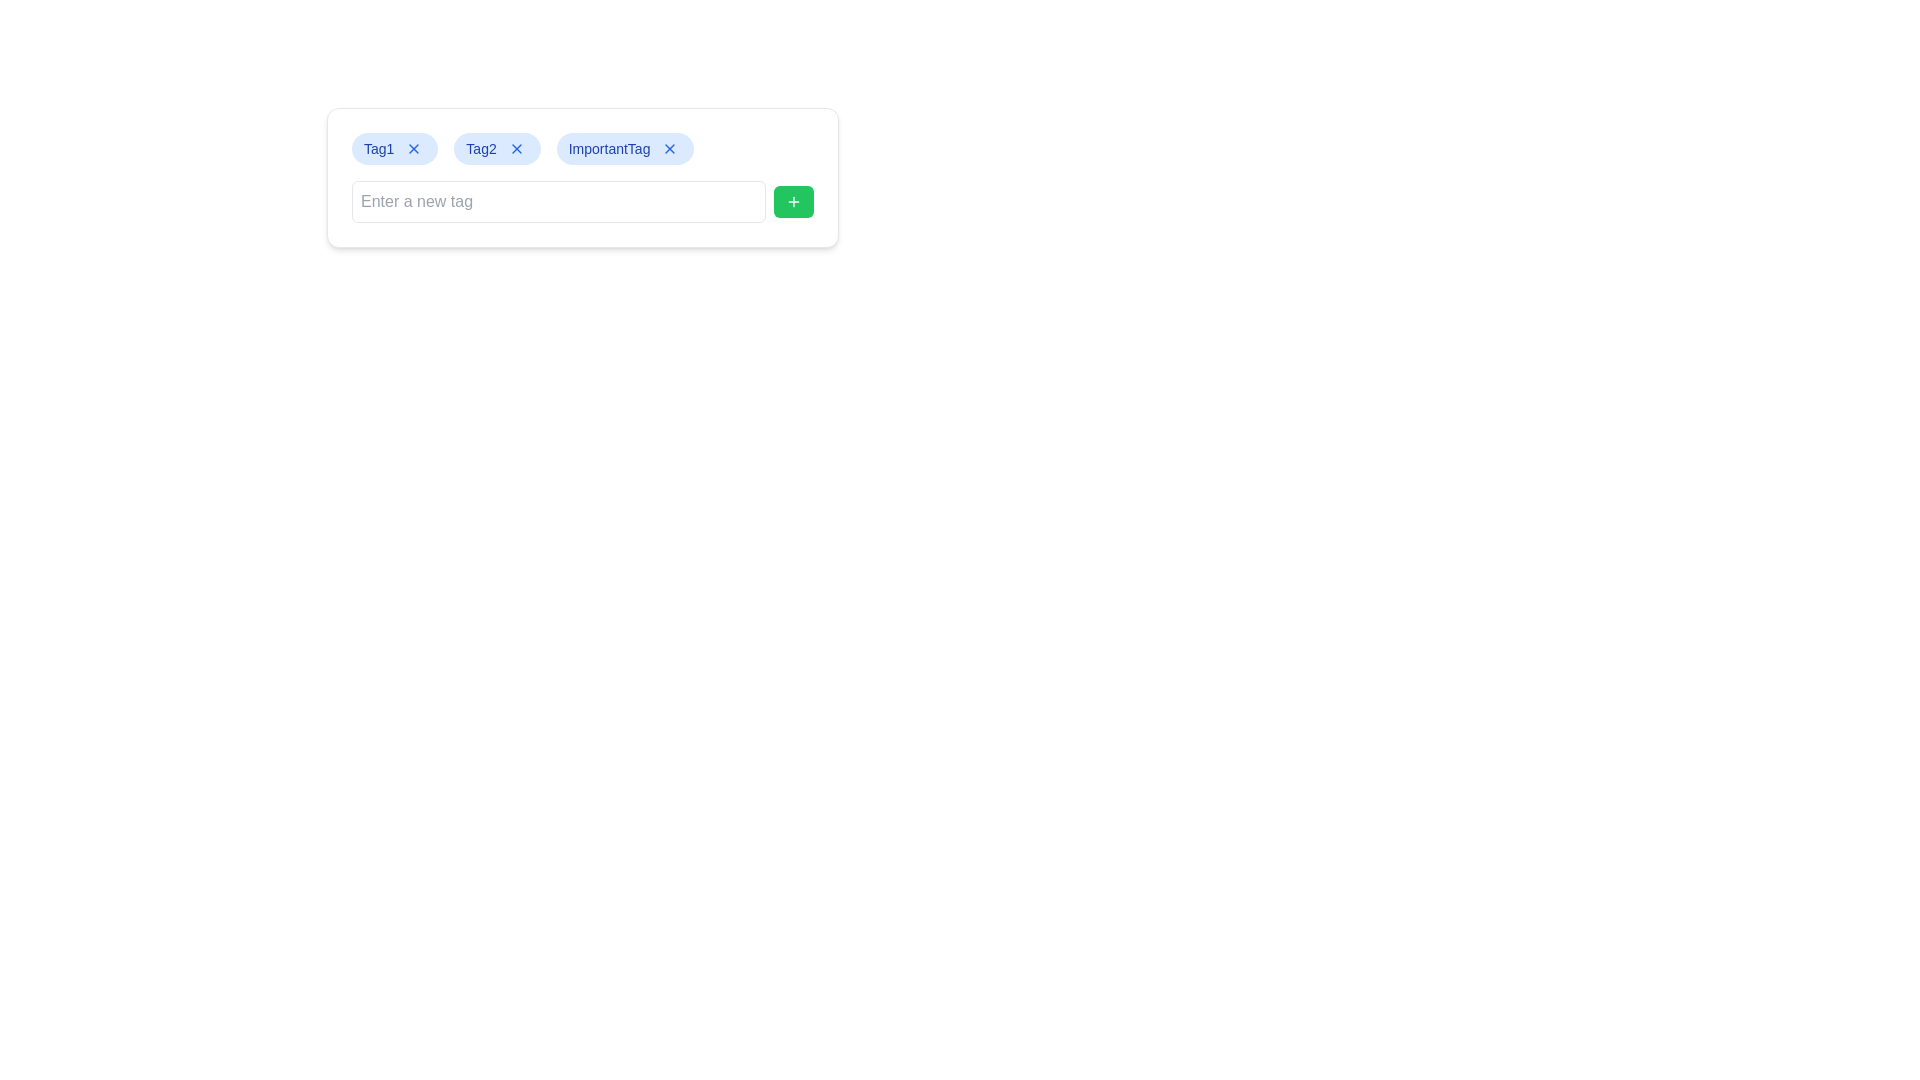 This screenshot has height=1080, width=1920. What do you see at coordinates (670, 148) in the screenshot?
I see `the icon button located at the top-right corner of the 'ImportantTag' chip` at bounding box center [670, 148].